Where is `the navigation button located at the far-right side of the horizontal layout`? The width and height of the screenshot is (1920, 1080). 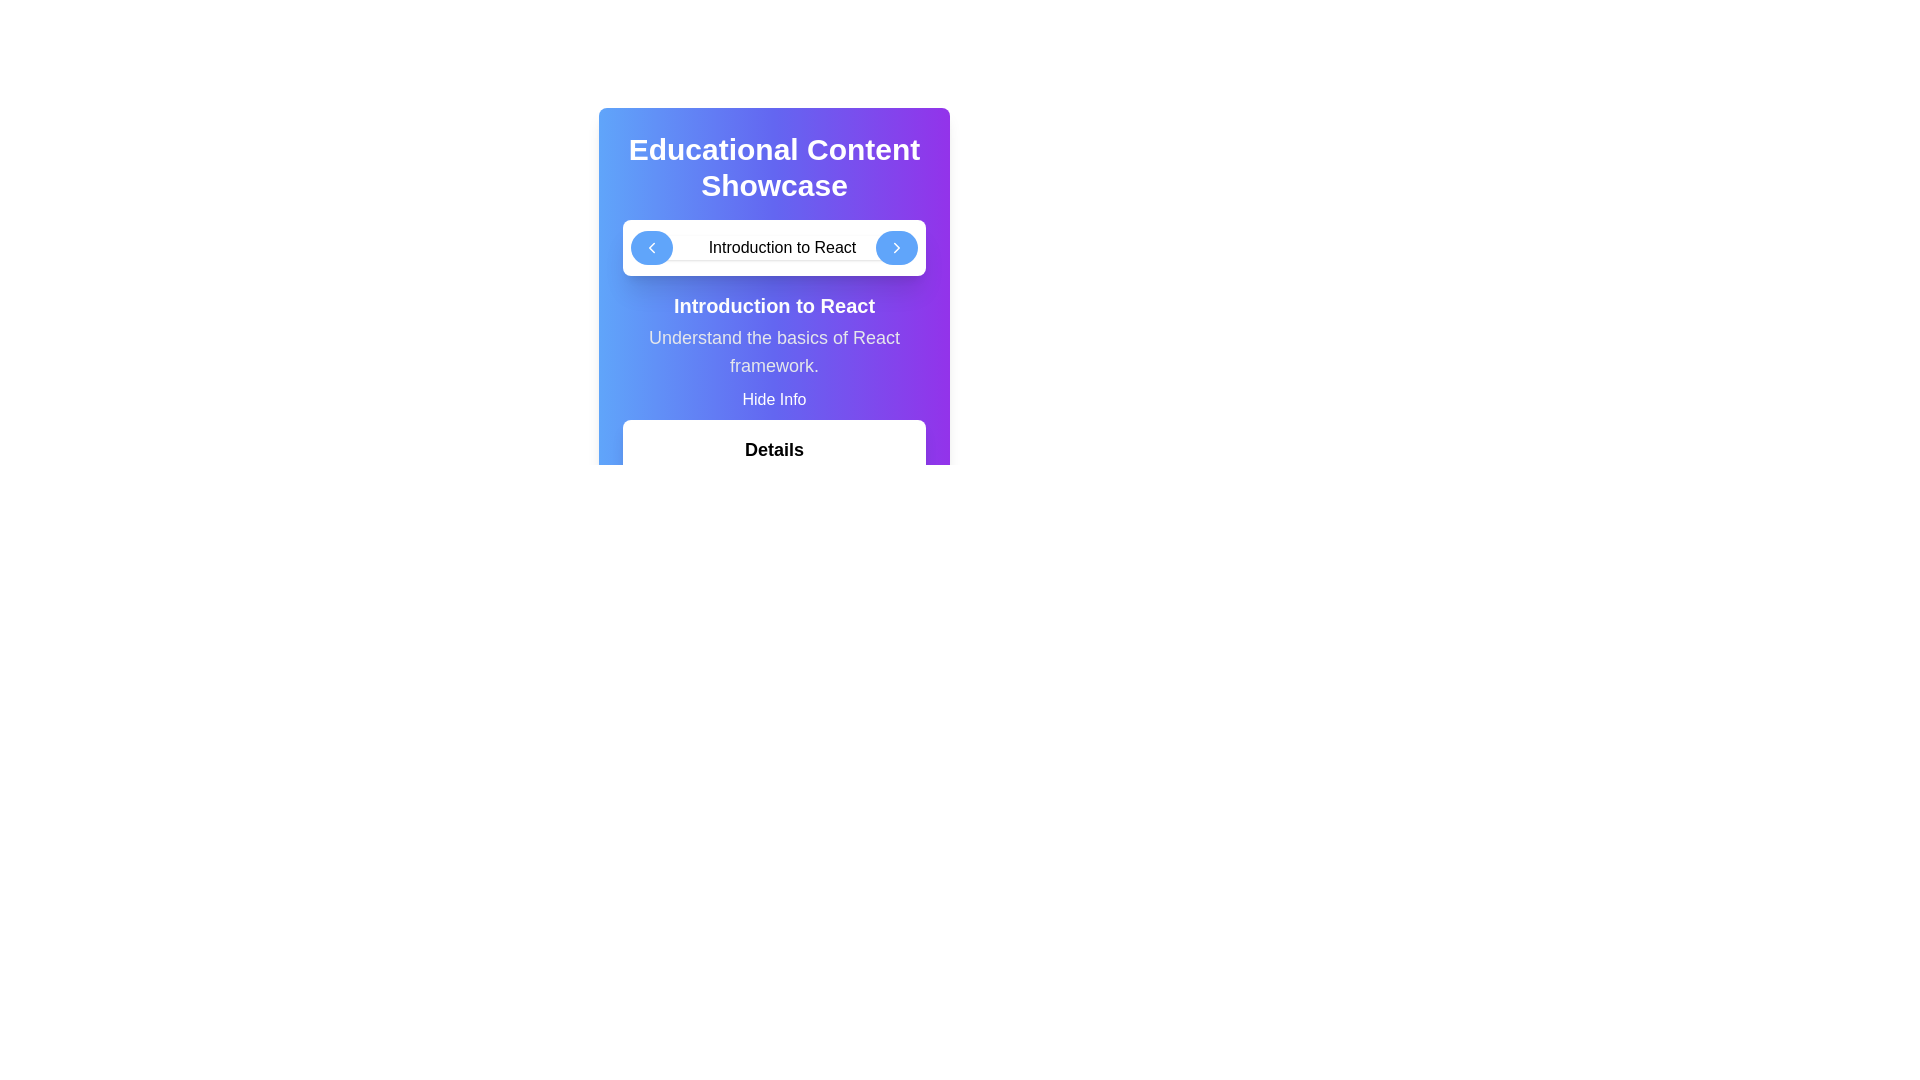
the navigation button located at the far-right side of the horizontal layout is located at coordinates (896, 246).